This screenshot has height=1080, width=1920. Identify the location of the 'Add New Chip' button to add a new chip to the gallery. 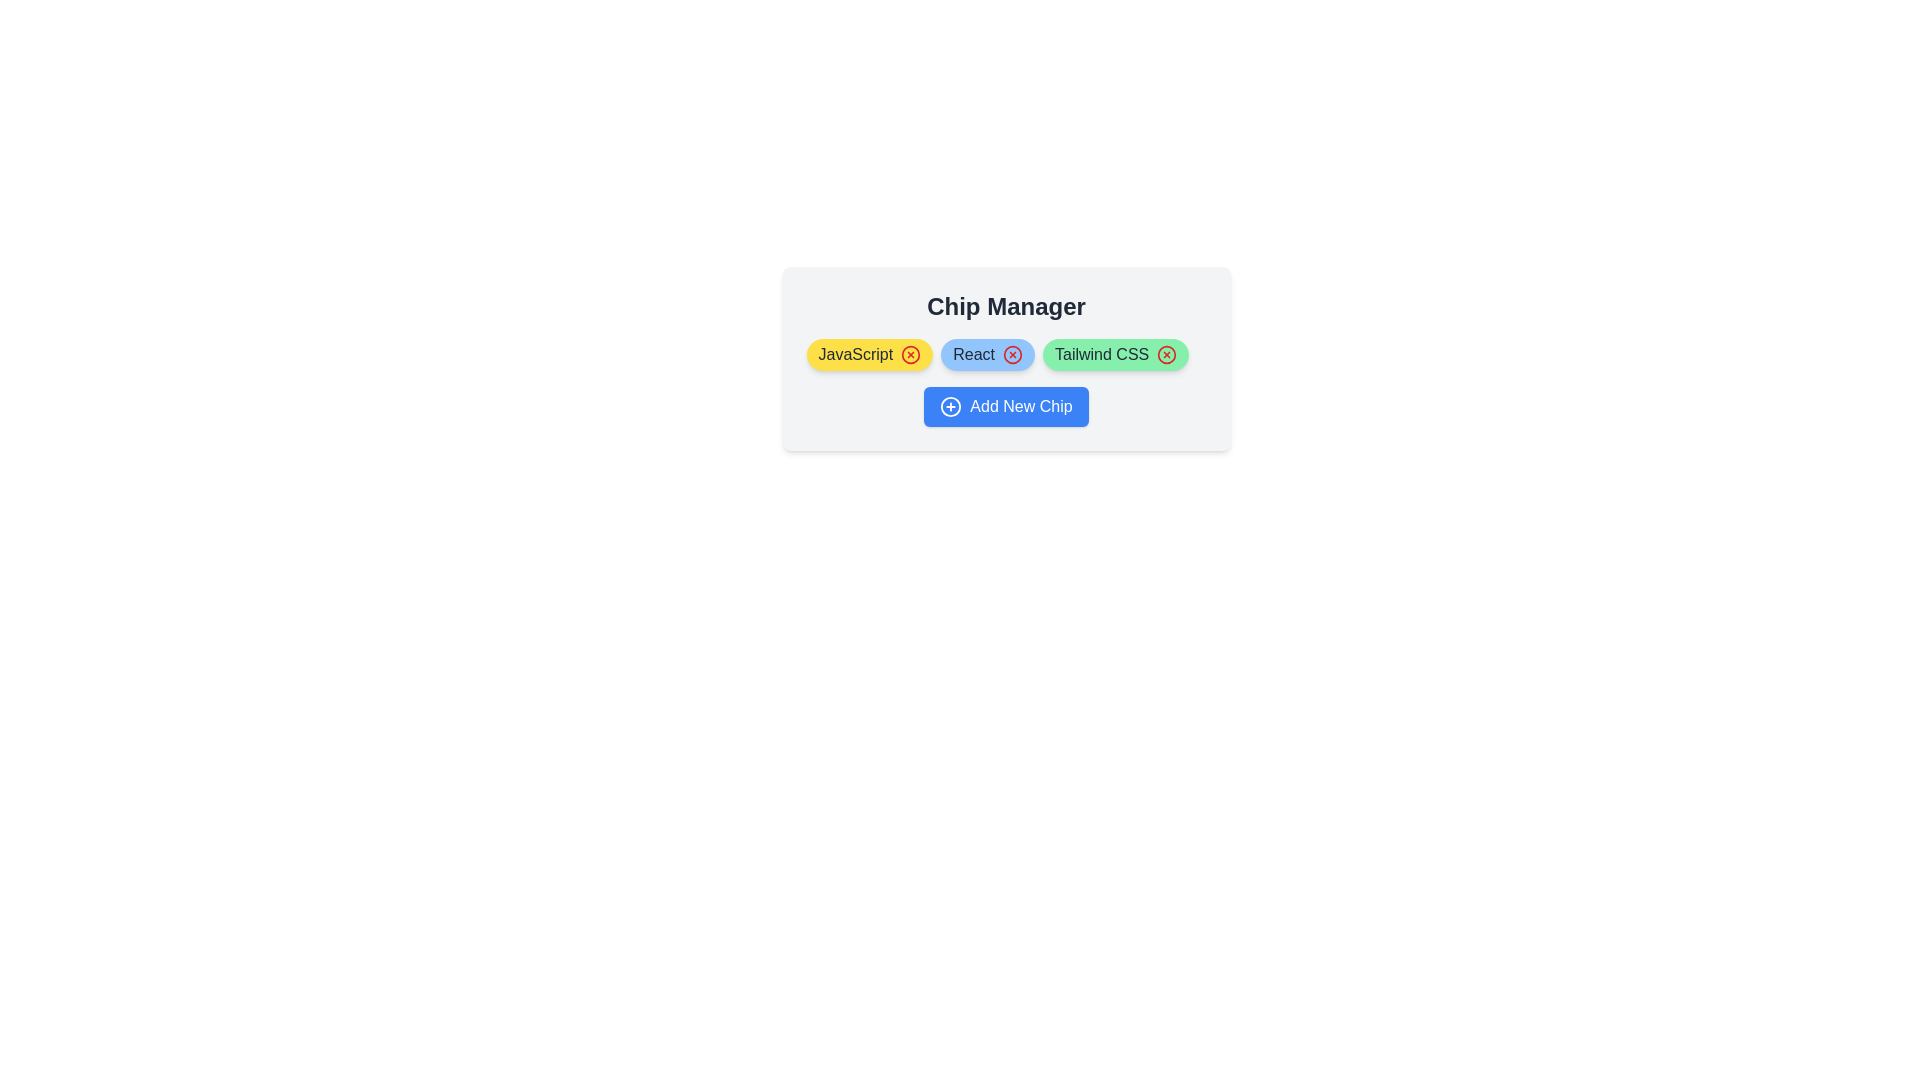
(1006, 406).